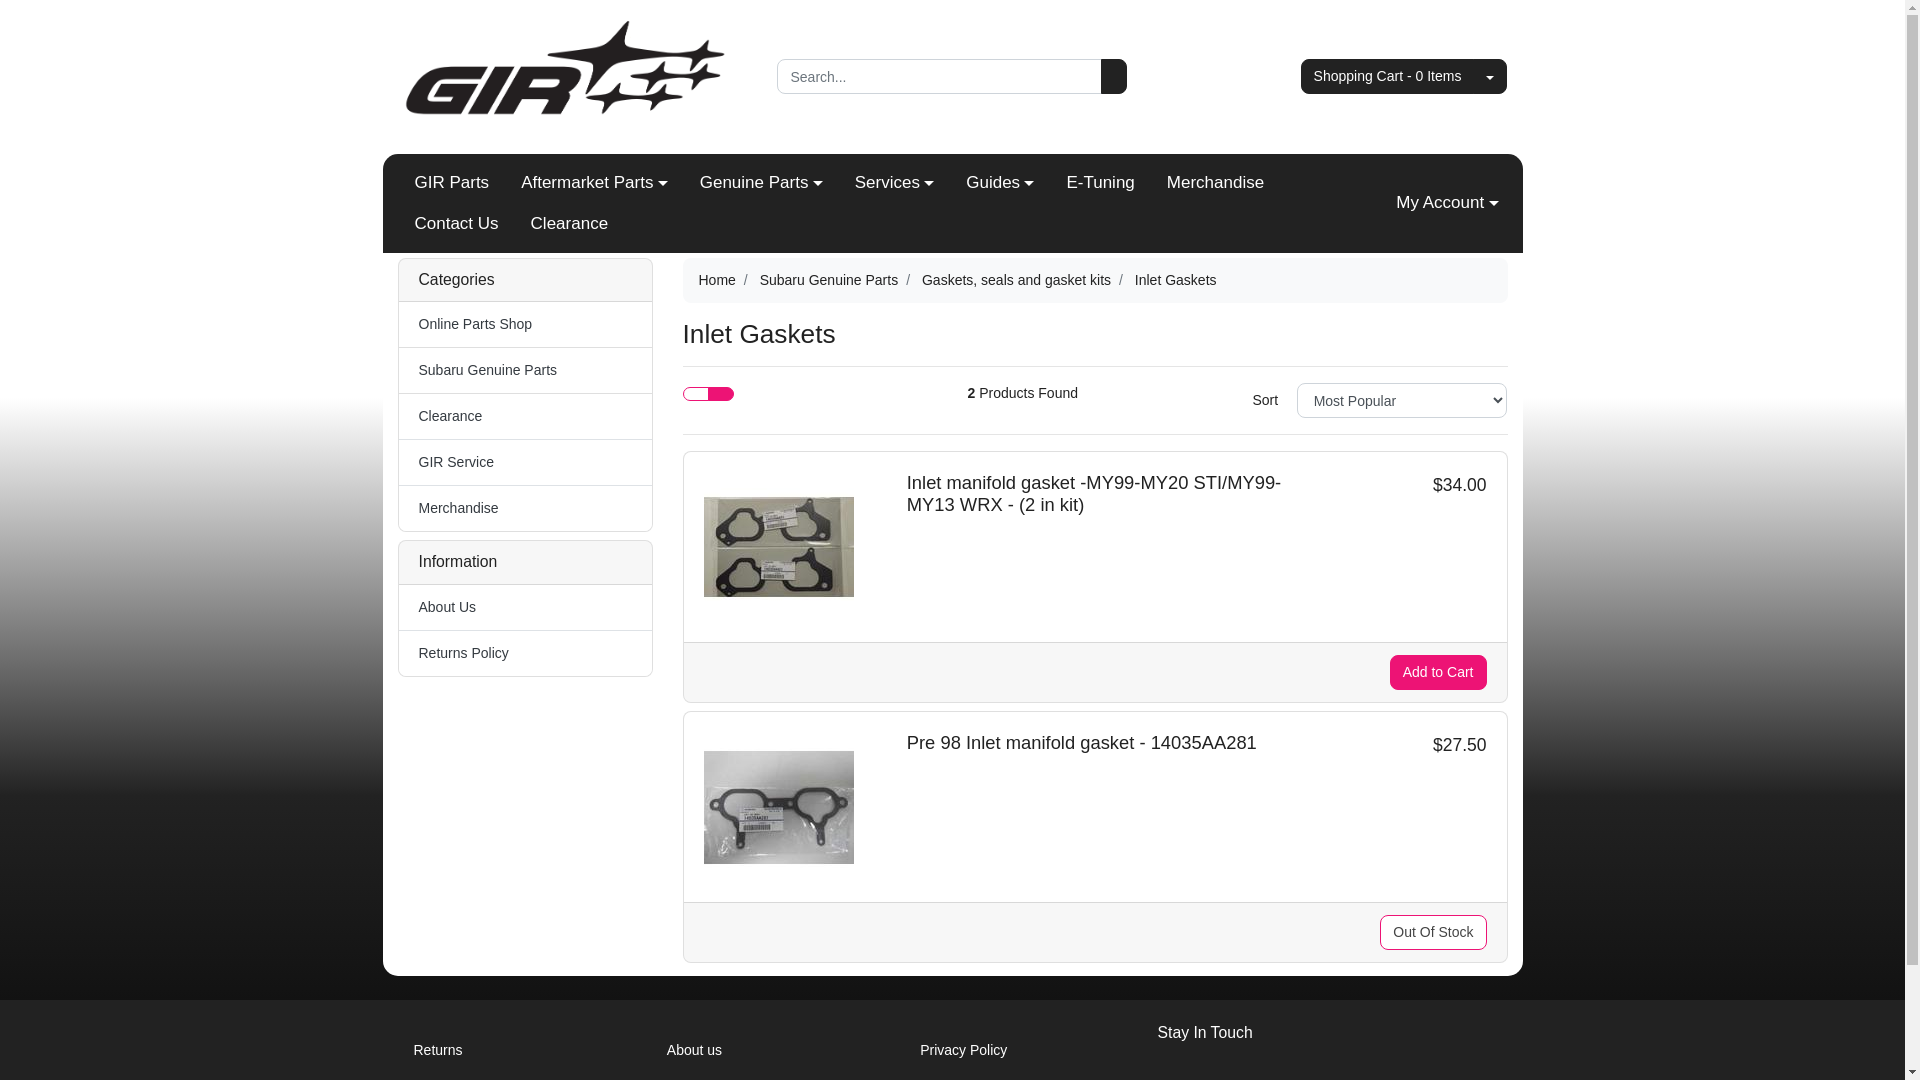 The height and width of the screenshot is (1080, 1920). I want to click on 'Subaru Genuine Parts', so click(398, 370).